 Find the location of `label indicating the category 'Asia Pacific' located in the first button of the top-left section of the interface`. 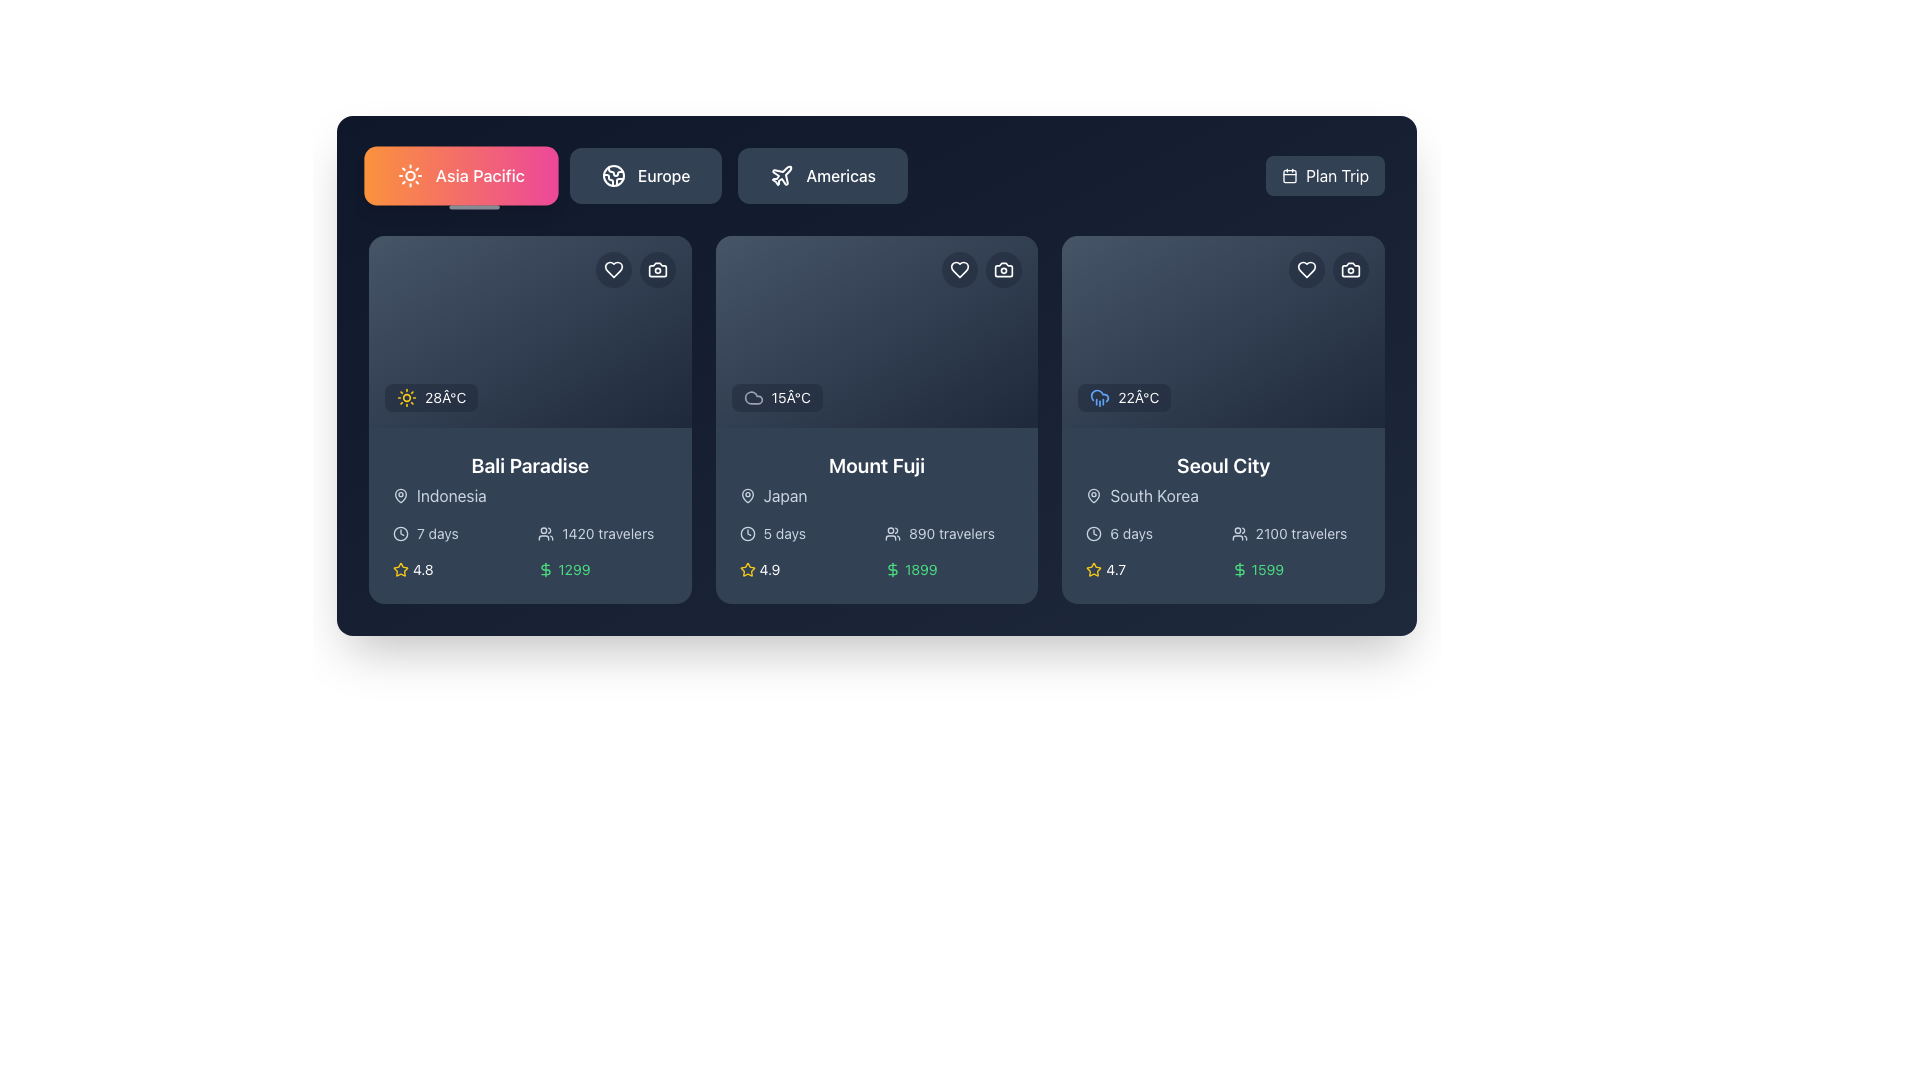

label indicating the category 'Asia Pacific' located in the first button of the top-left section of the interface is located at coordinates (480, 175).